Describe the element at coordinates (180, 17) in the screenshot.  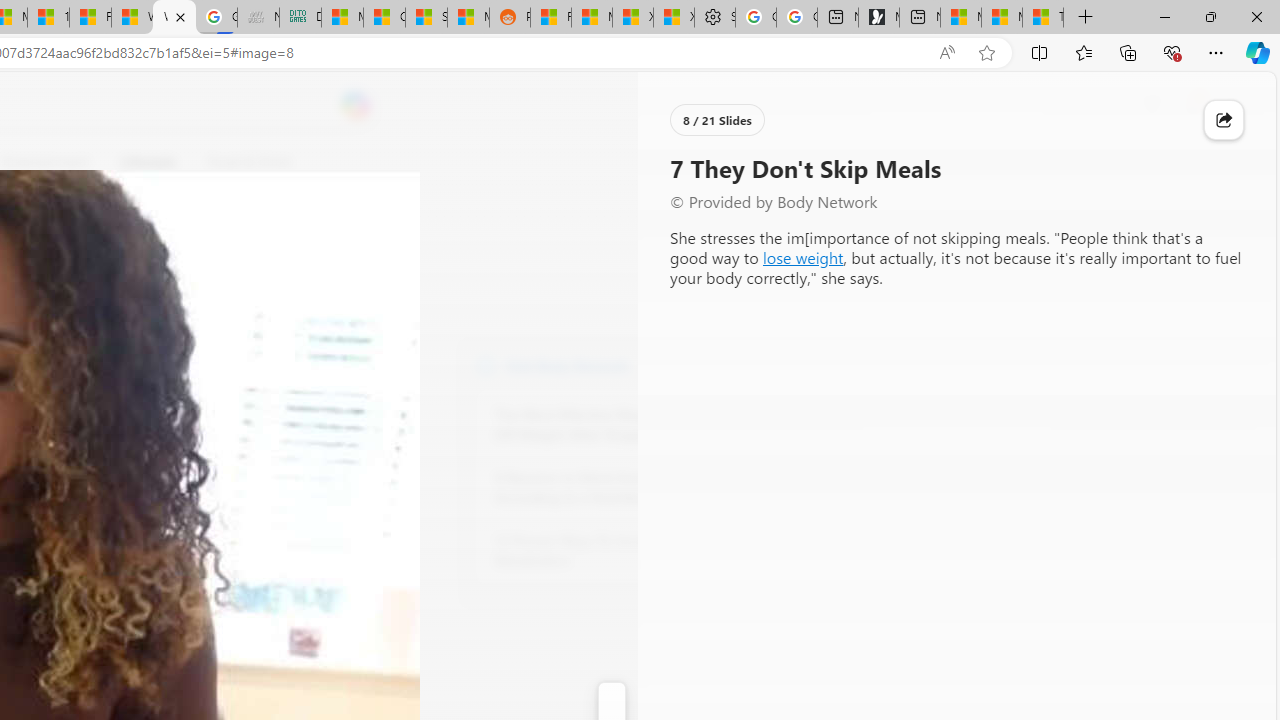
I see `'Close tab'` at that location.